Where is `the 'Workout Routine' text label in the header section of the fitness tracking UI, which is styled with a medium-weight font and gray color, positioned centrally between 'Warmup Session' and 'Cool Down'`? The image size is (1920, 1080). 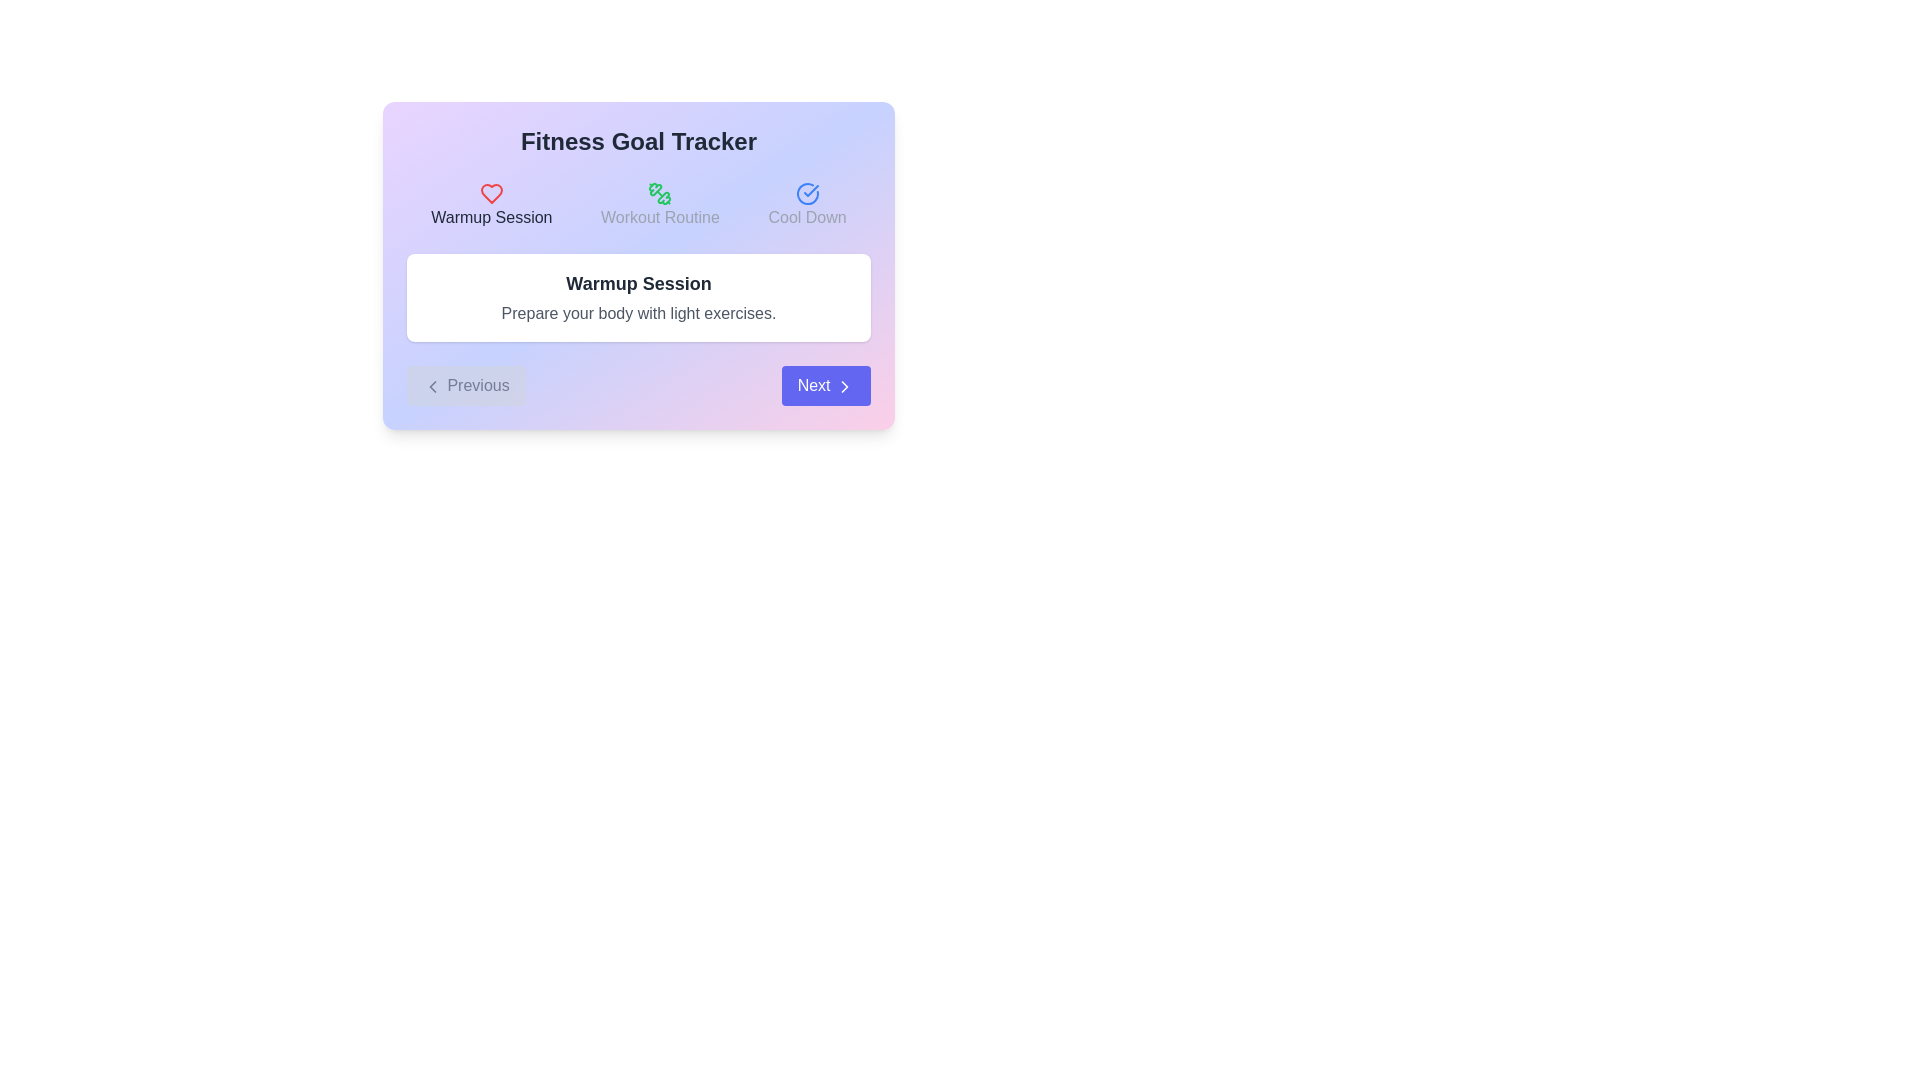 the 'Workout Routine' text label in the header section of the fitness tracking UI, which is styled with a medium-weight font and gray color, positioned centrally between 'Warmup Session' and 'Cool Down' is located at coordinates (660, 218).